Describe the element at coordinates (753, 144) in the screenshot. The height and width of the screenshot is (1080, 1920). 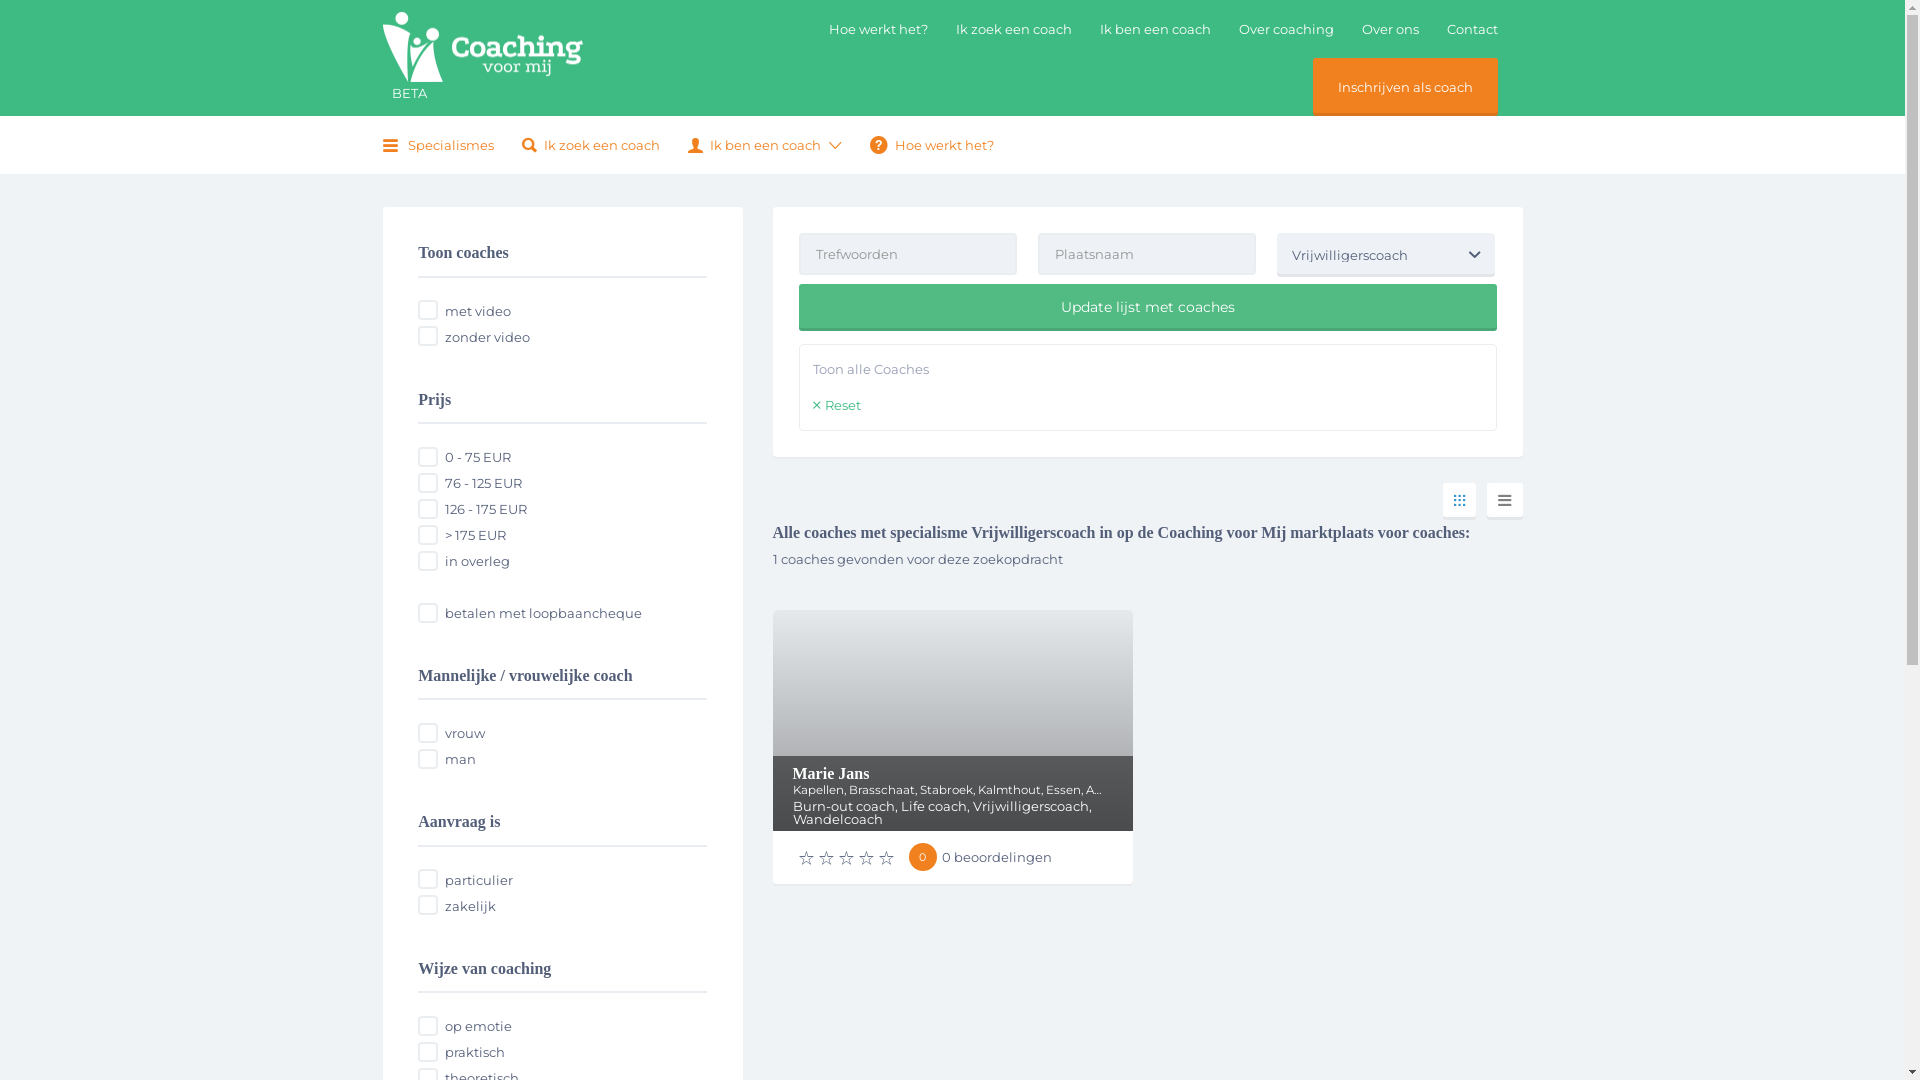
I see `'Ik ben een coach'` at that location.